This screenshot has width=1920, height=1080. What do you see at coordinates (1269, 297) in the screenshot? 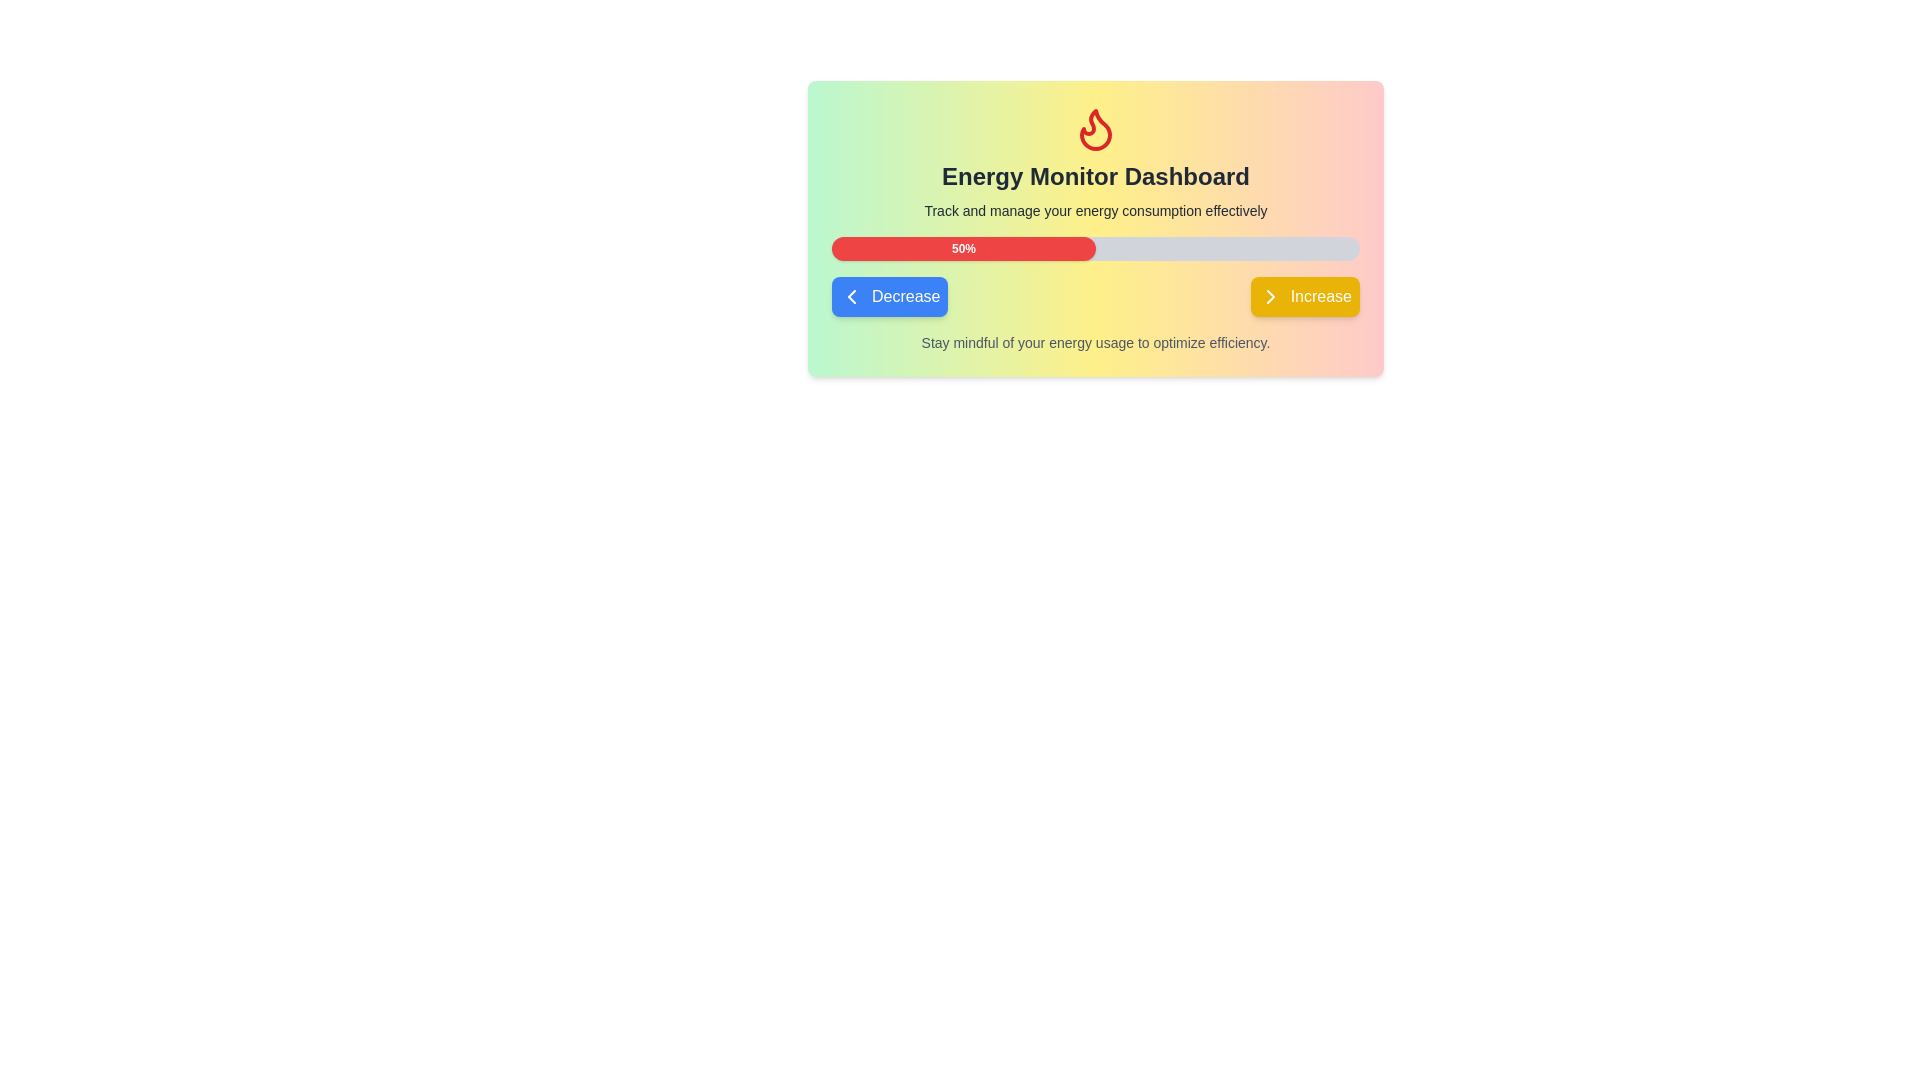
I see `the rightward chevron icon with a bold outline, which is part of the 'Increase' button` at bounding box center [1269, 297].